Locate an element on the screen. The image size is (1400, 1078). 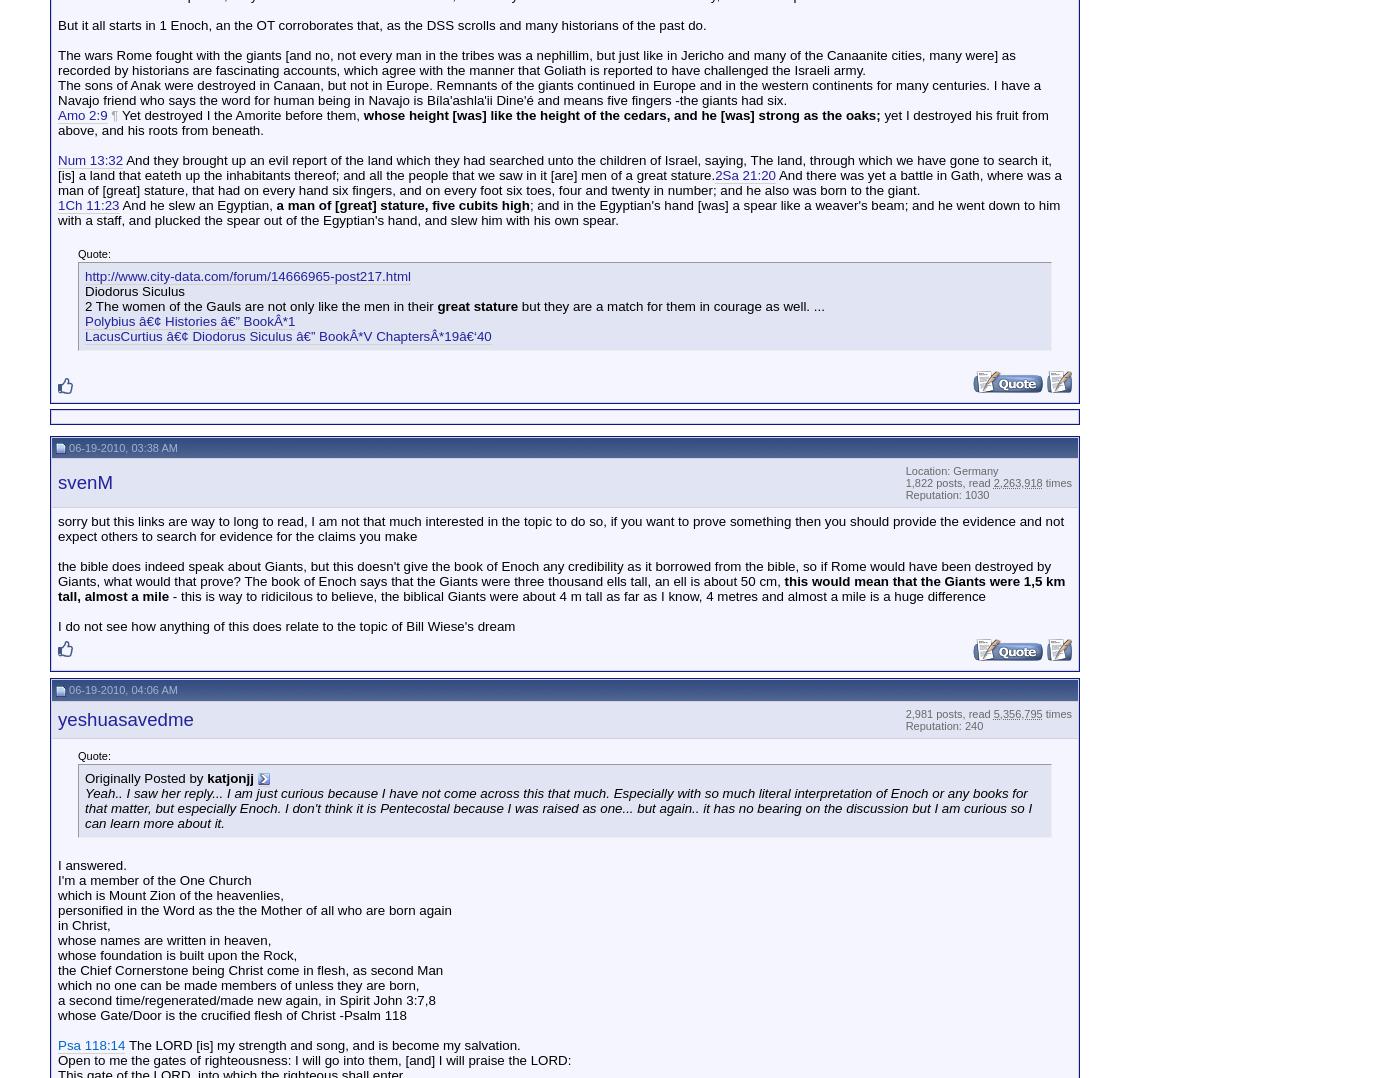
'which is Mount Zion of the heavenlies,' is located at coordinates (170, 894).